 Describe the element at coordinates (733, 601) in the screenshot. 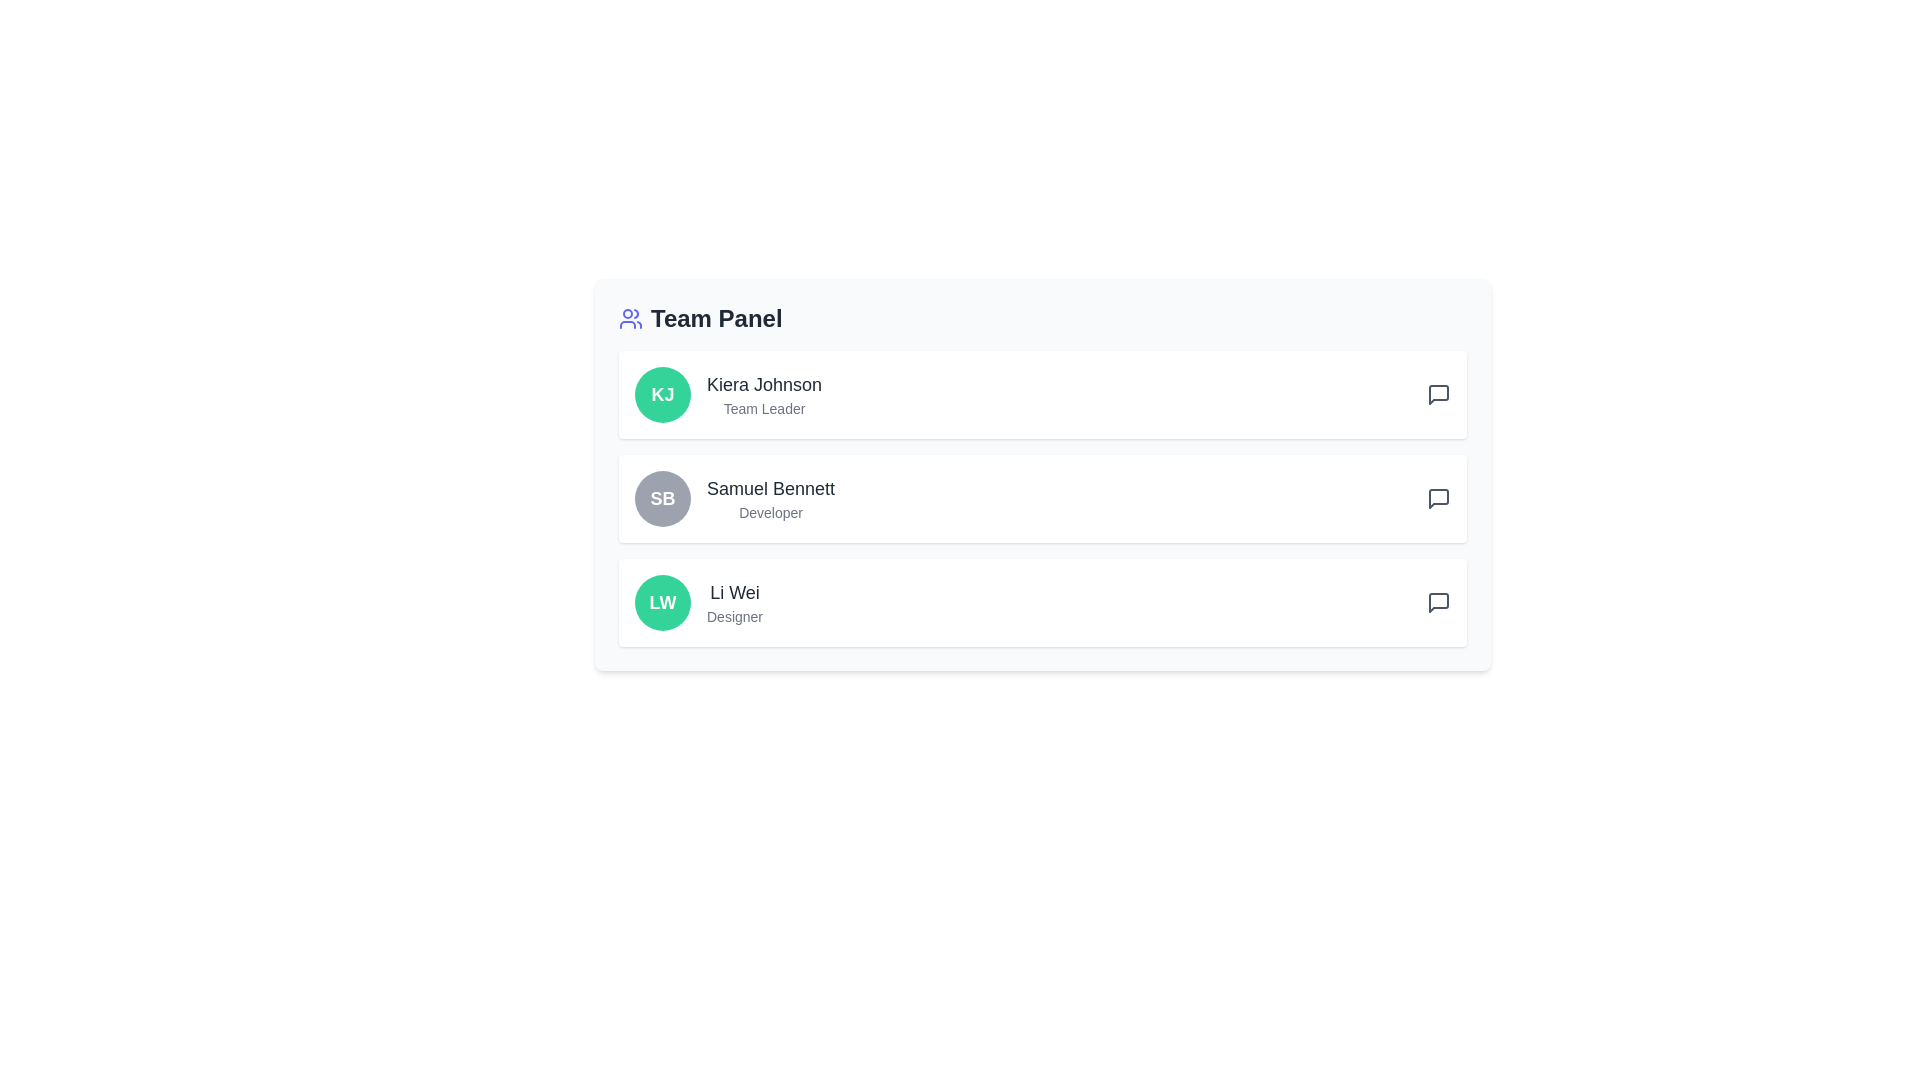

I see `the text label displaying 'Li Wei', the Designer role, located in the third row of the Team Panel, to the right of the avatar 'LW'` at that location.